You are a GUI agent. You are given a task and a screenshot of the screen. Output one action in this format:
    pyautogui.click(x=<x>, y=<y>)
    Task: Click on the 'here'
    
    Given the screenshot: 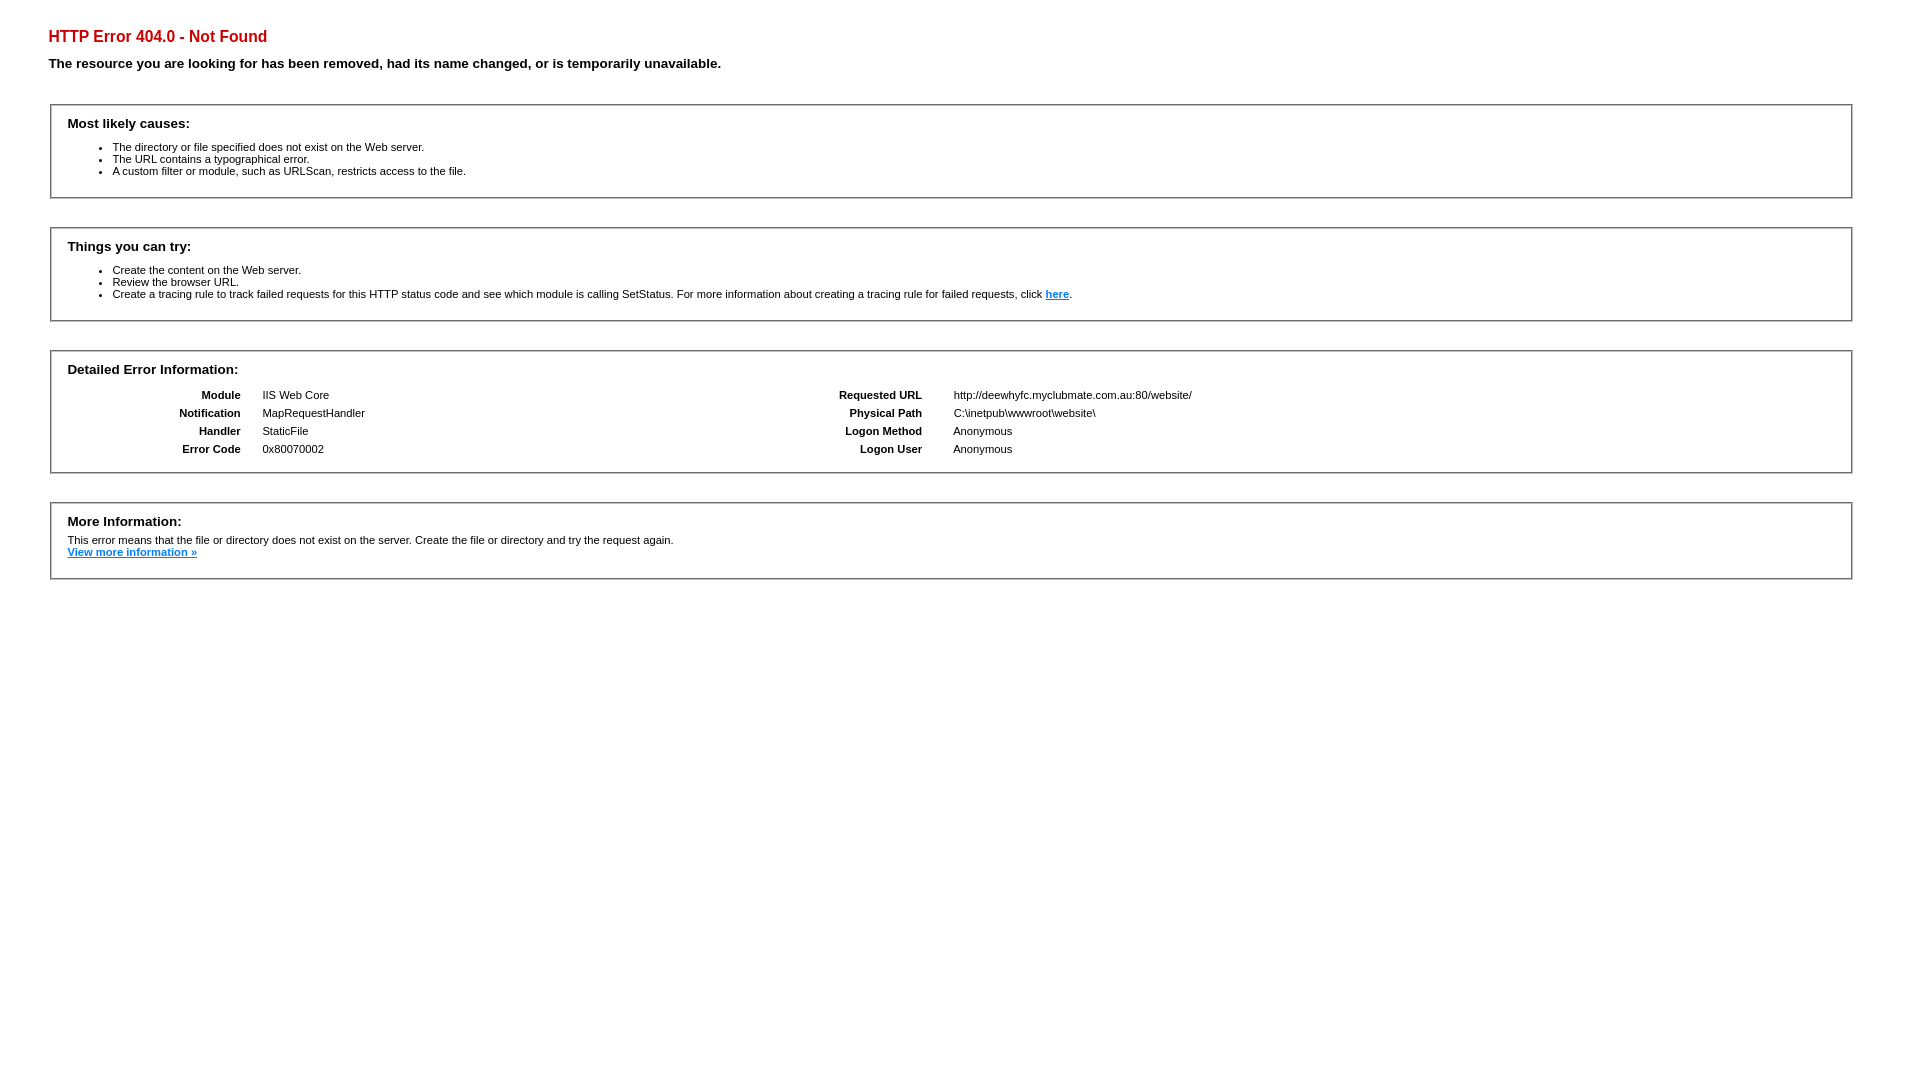 What is the action you would take?
    pyautogui.click(x=1056, y=293)
    